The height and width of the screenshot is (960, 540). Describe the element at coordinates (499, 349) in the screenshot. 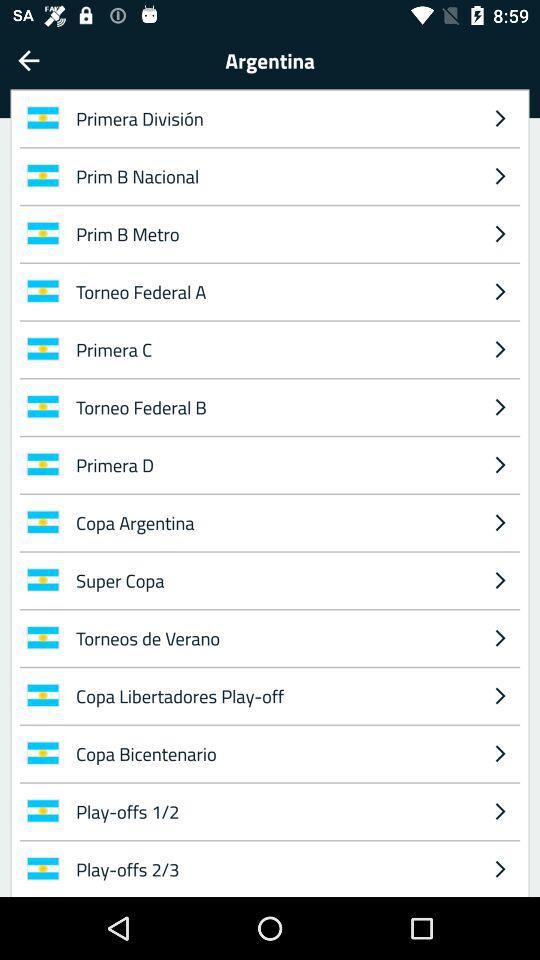

I see `the item to the right of the torneo federal a icon` at that location.